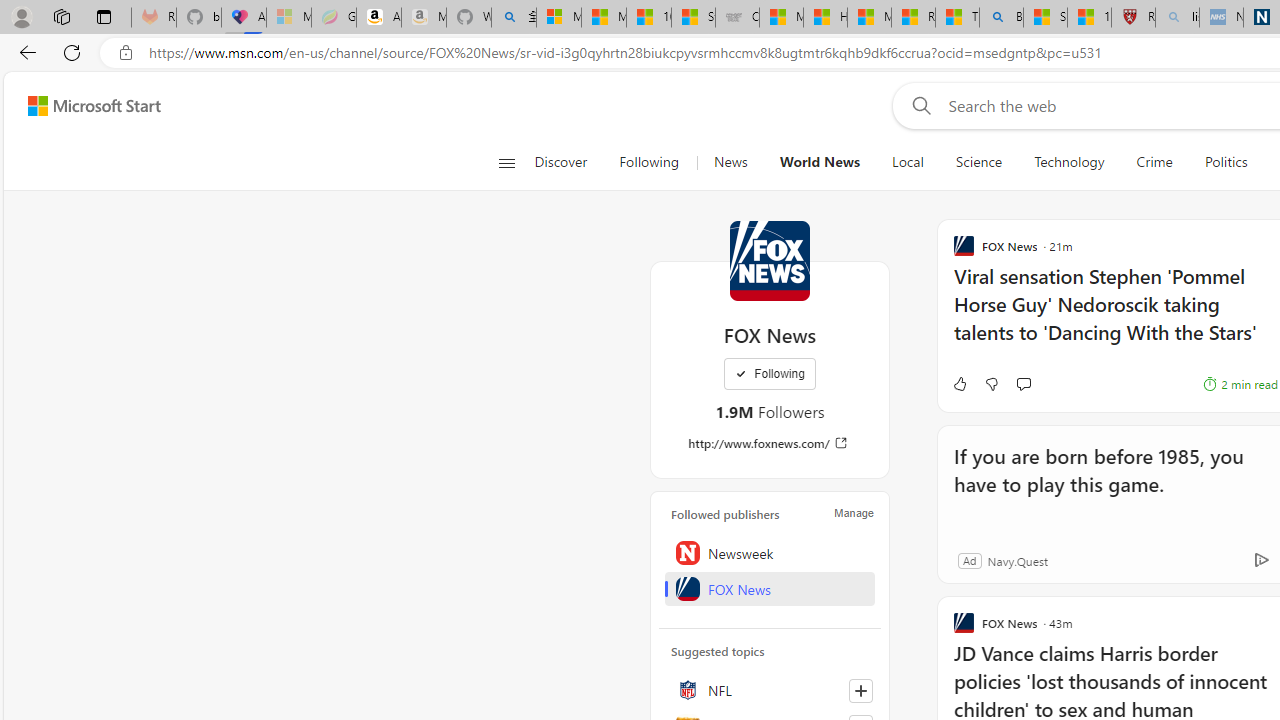 Image resolution: width=1280 pixels, height=720 pixels. What do you see at coordinates (1108, 484) in the screenshot?
I see `'If you are born before 1985, you have to play this game.'` at bounding box center [1108, 484].